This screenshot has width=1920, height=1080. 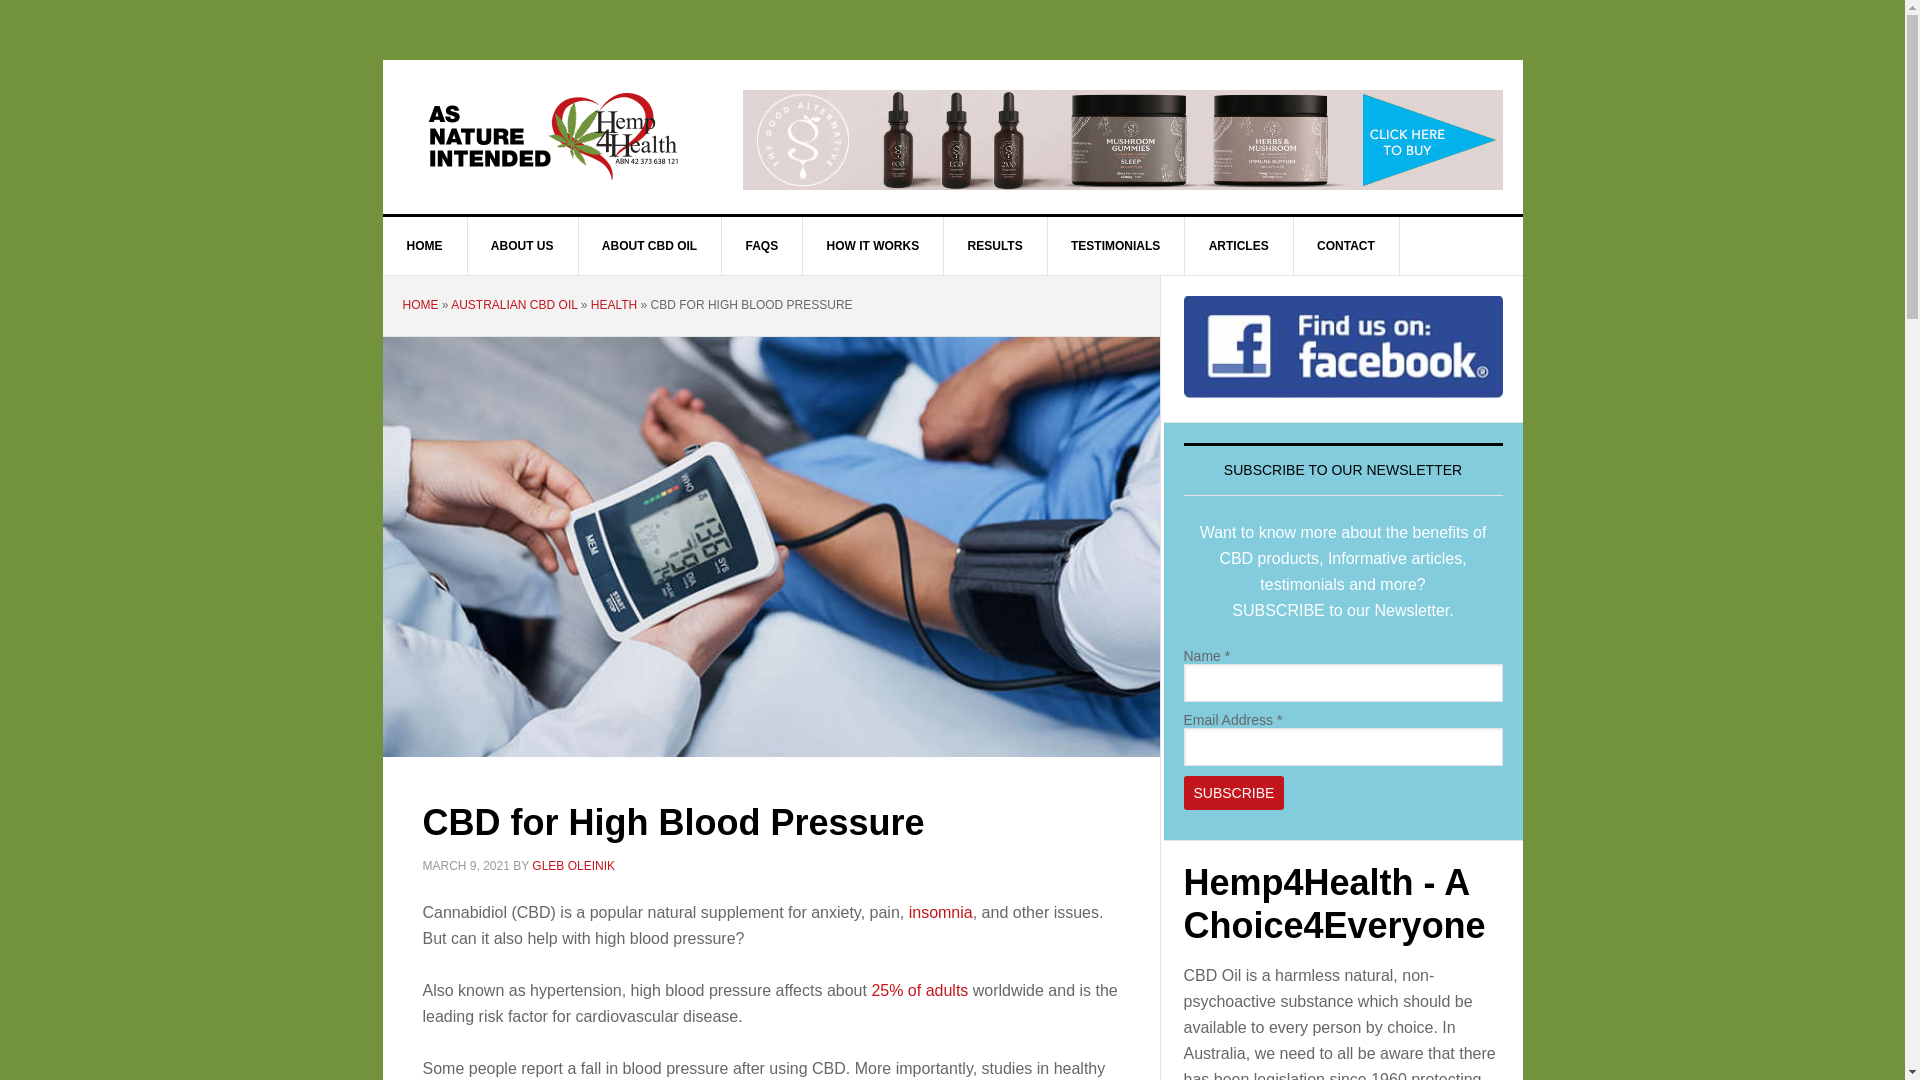 What do you see at coordinates (513, 304) in the screenshot?
I see `'AUSTRALIAN CBD OIL'` at bounding box center [513, 304].